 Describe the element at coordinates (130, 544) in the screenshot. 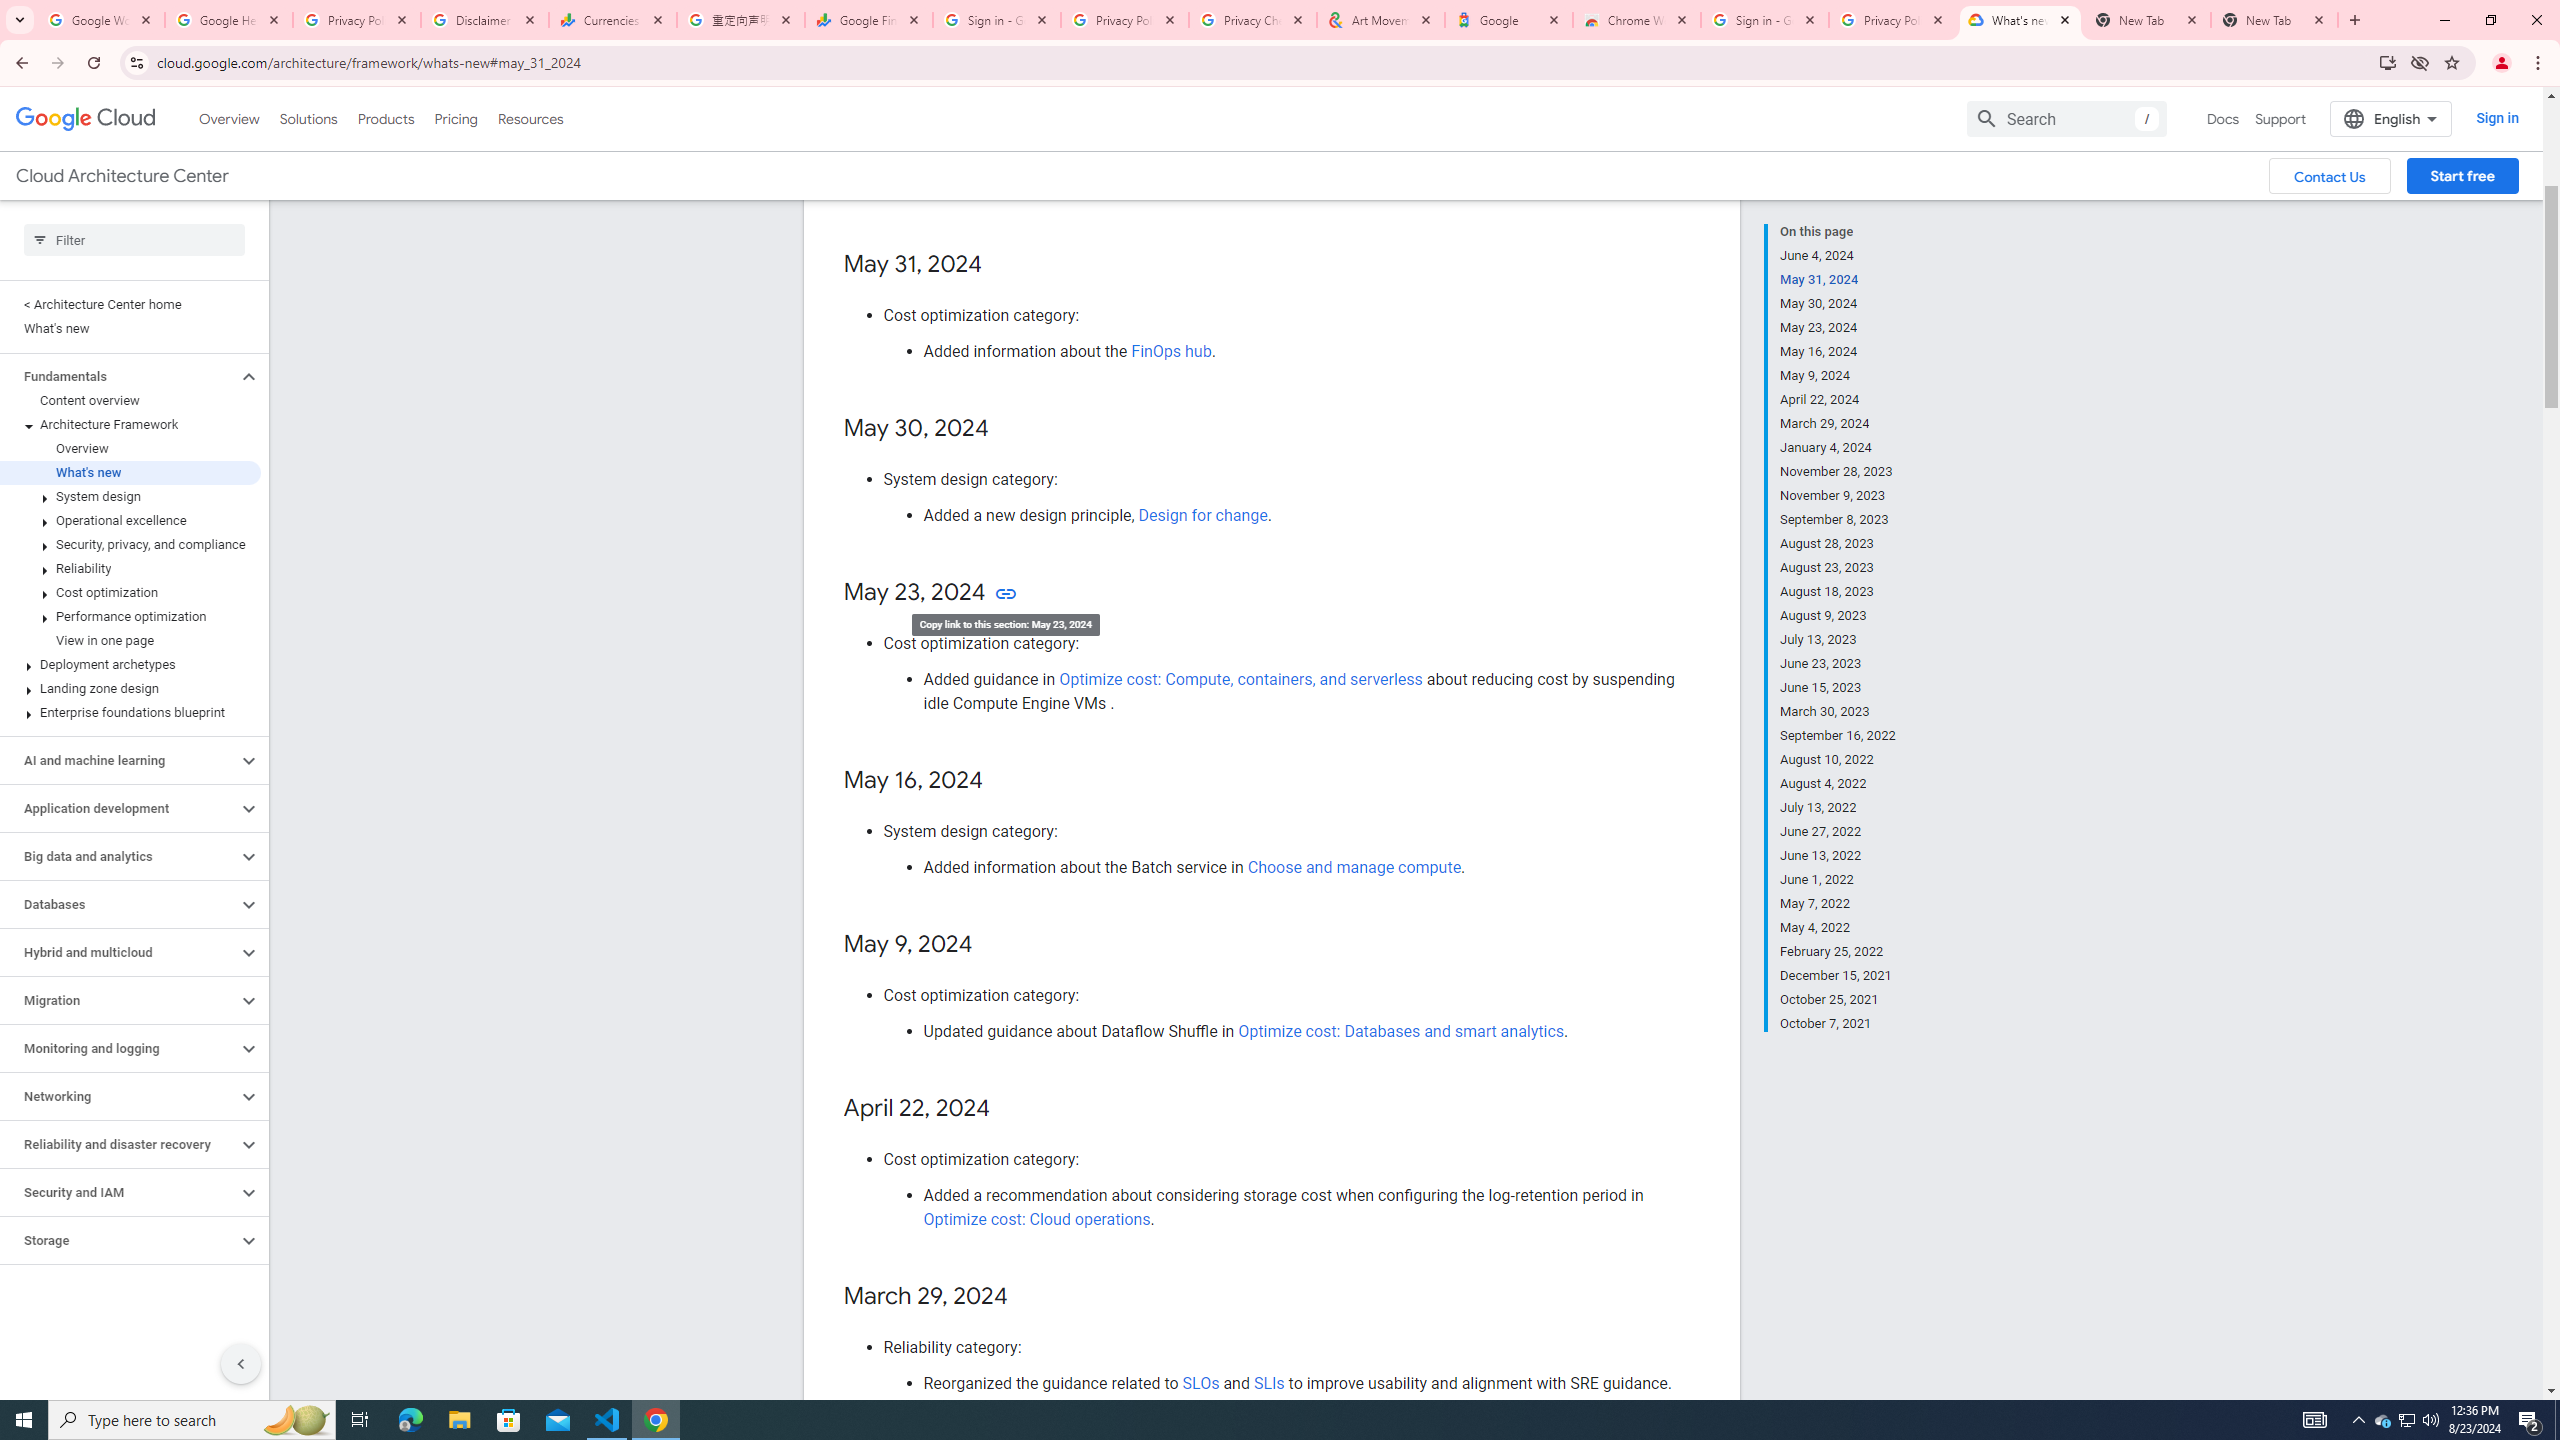

I see `'Security, privacy, and compliance'` at that location.